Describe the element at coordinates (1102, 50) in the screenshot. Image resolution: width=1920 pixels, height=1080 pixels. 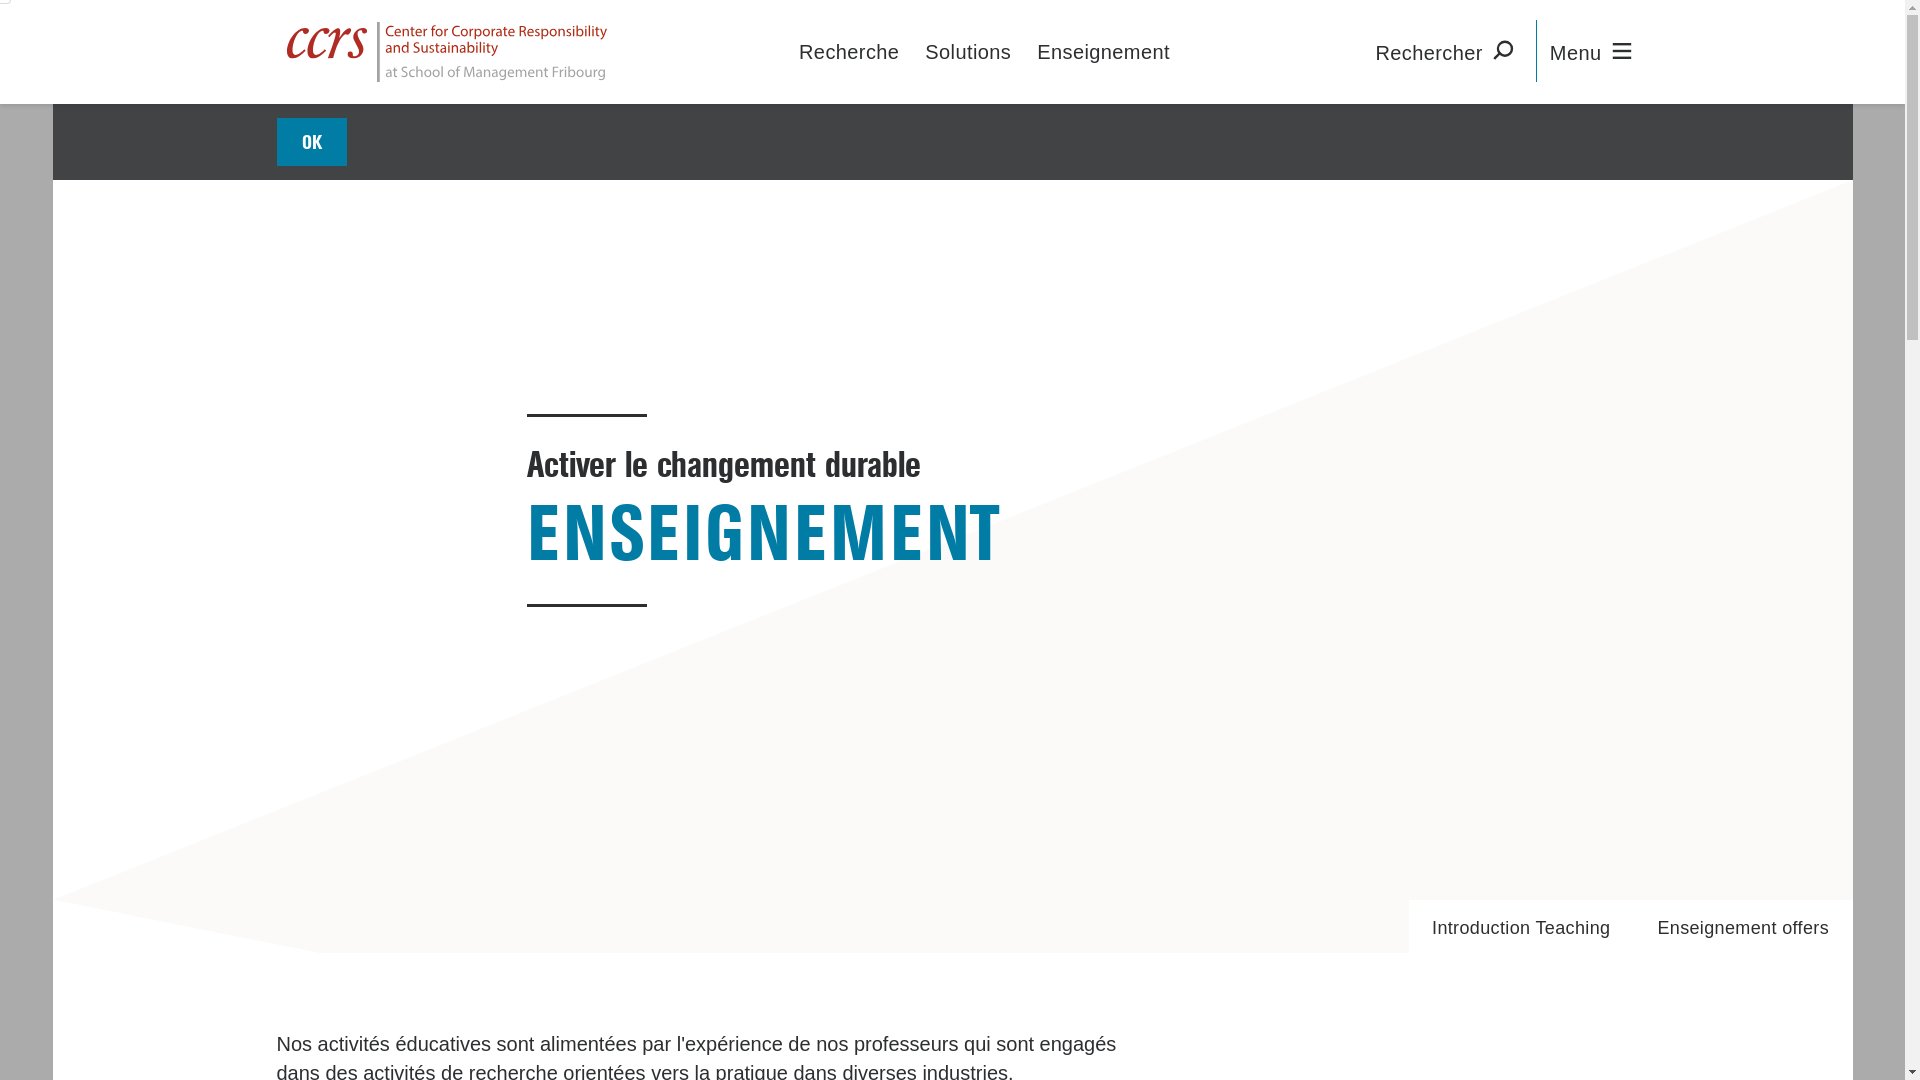
I see `'Enseignement'` at that location.